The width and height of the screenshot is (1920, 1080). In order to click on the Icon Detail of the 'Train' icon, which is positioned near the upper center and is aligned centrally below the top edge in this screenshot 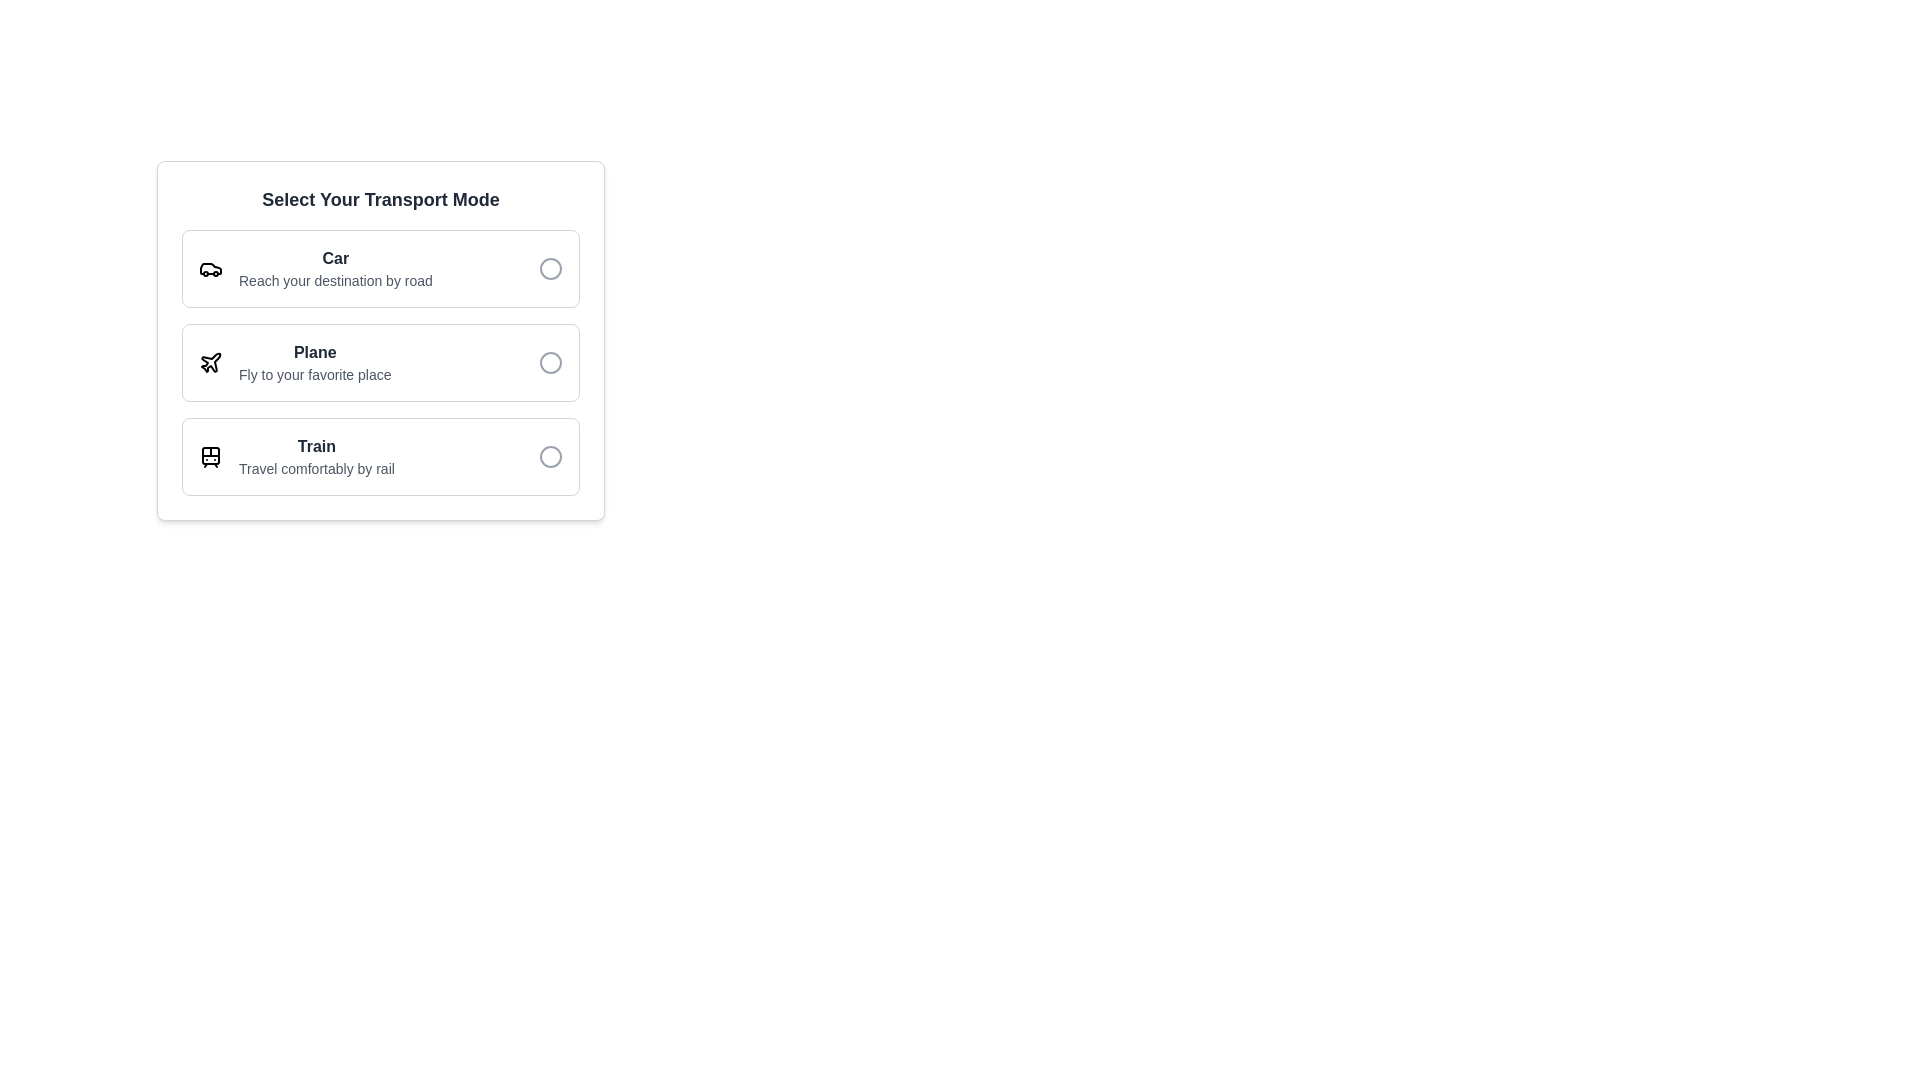, I will do `click(211, 455)`.